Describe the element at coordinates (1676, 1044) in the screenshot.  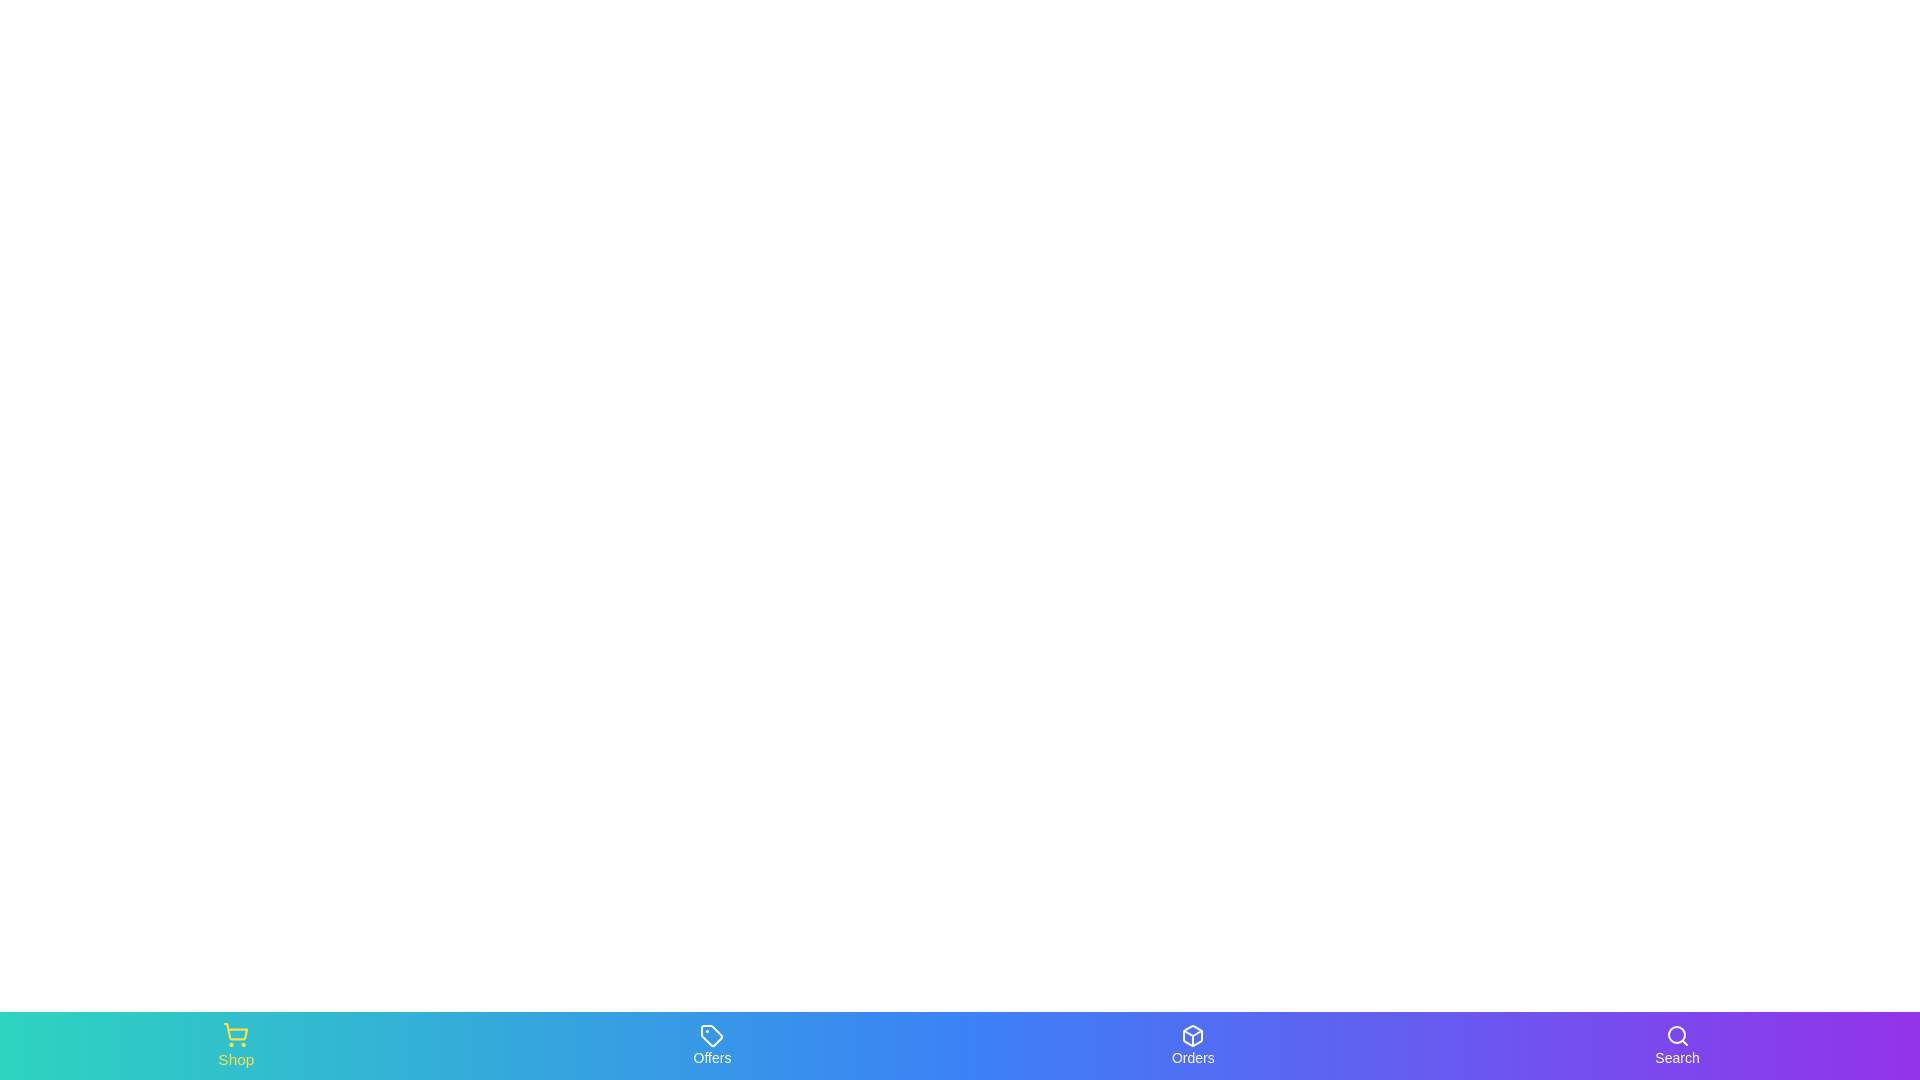
I see `the Search tab` at that location.